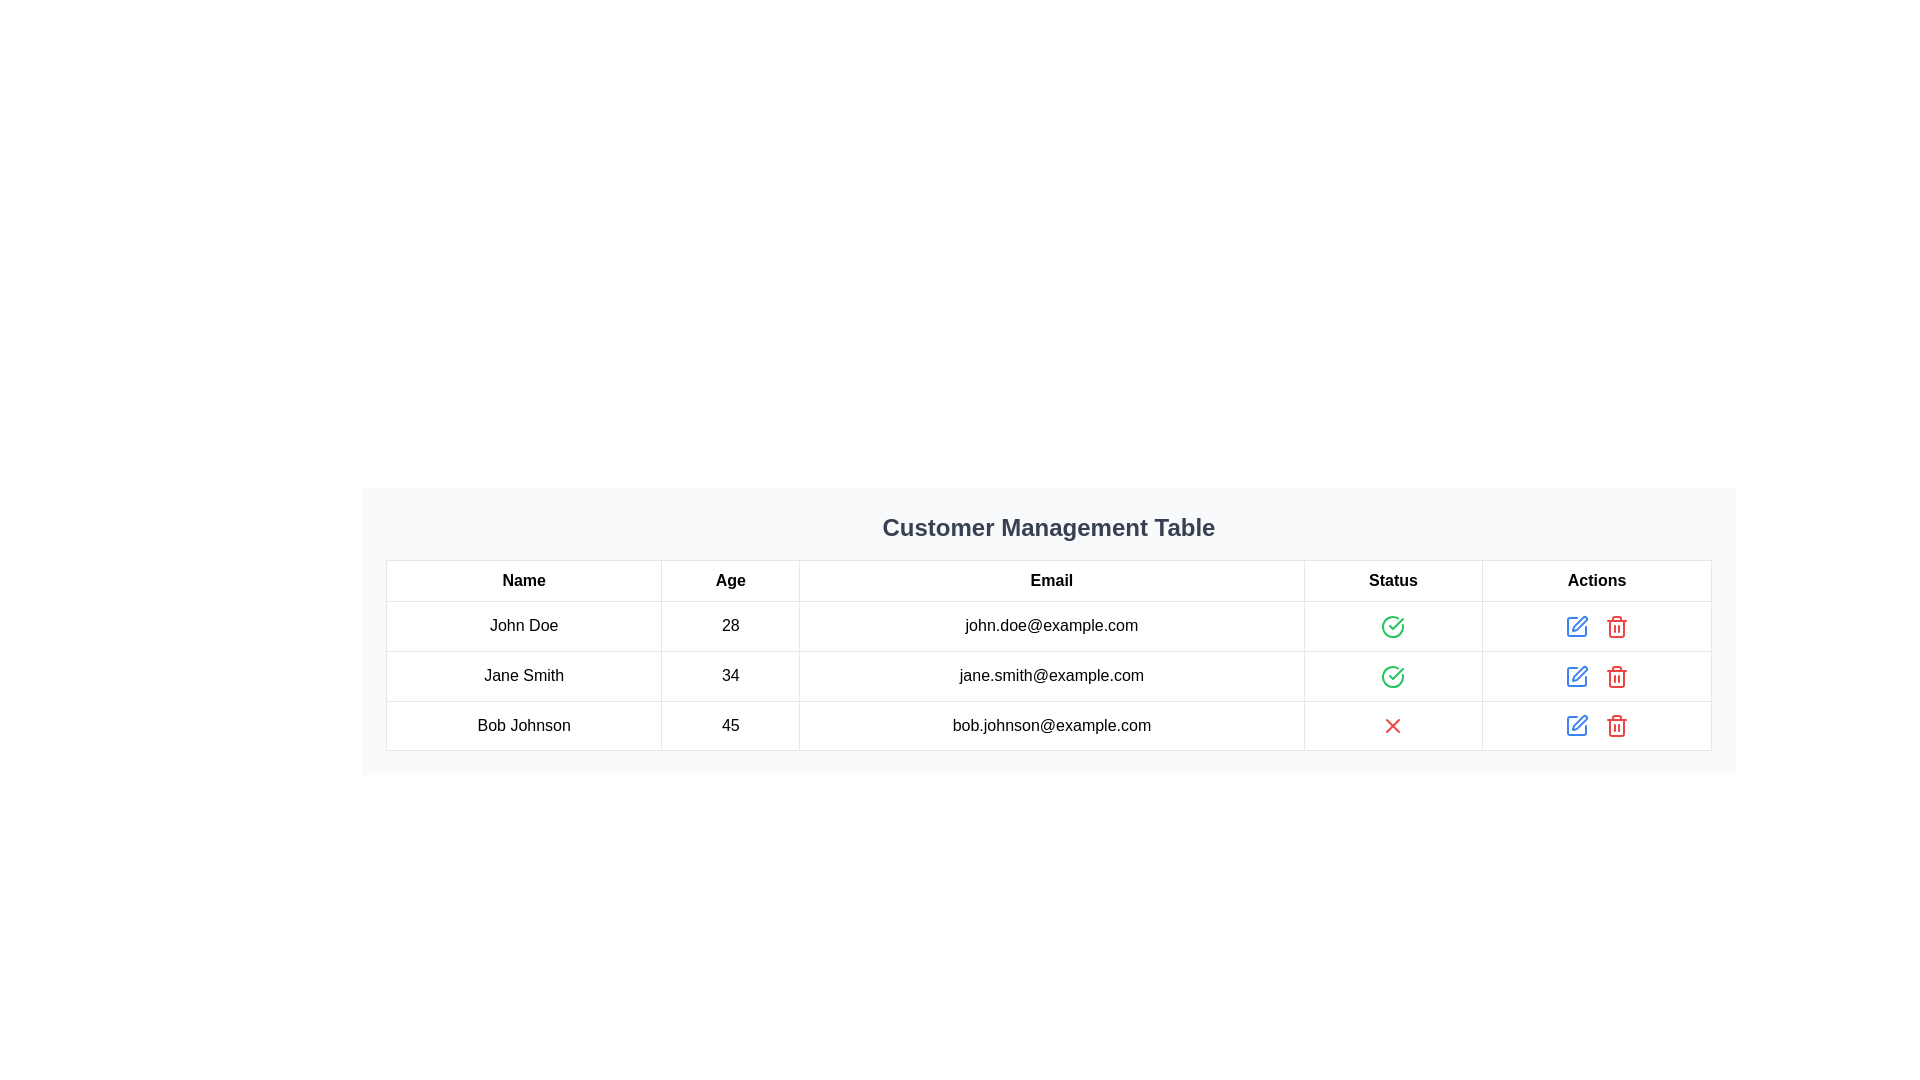 The width and height of the screenshot is (1920, 1080). Describe the element at coordinates (1392, 675) in the screenshot. I see `the green checkmark icon indicating a positive status for user Jane Smith in the 'Status' column of the table` at that location.